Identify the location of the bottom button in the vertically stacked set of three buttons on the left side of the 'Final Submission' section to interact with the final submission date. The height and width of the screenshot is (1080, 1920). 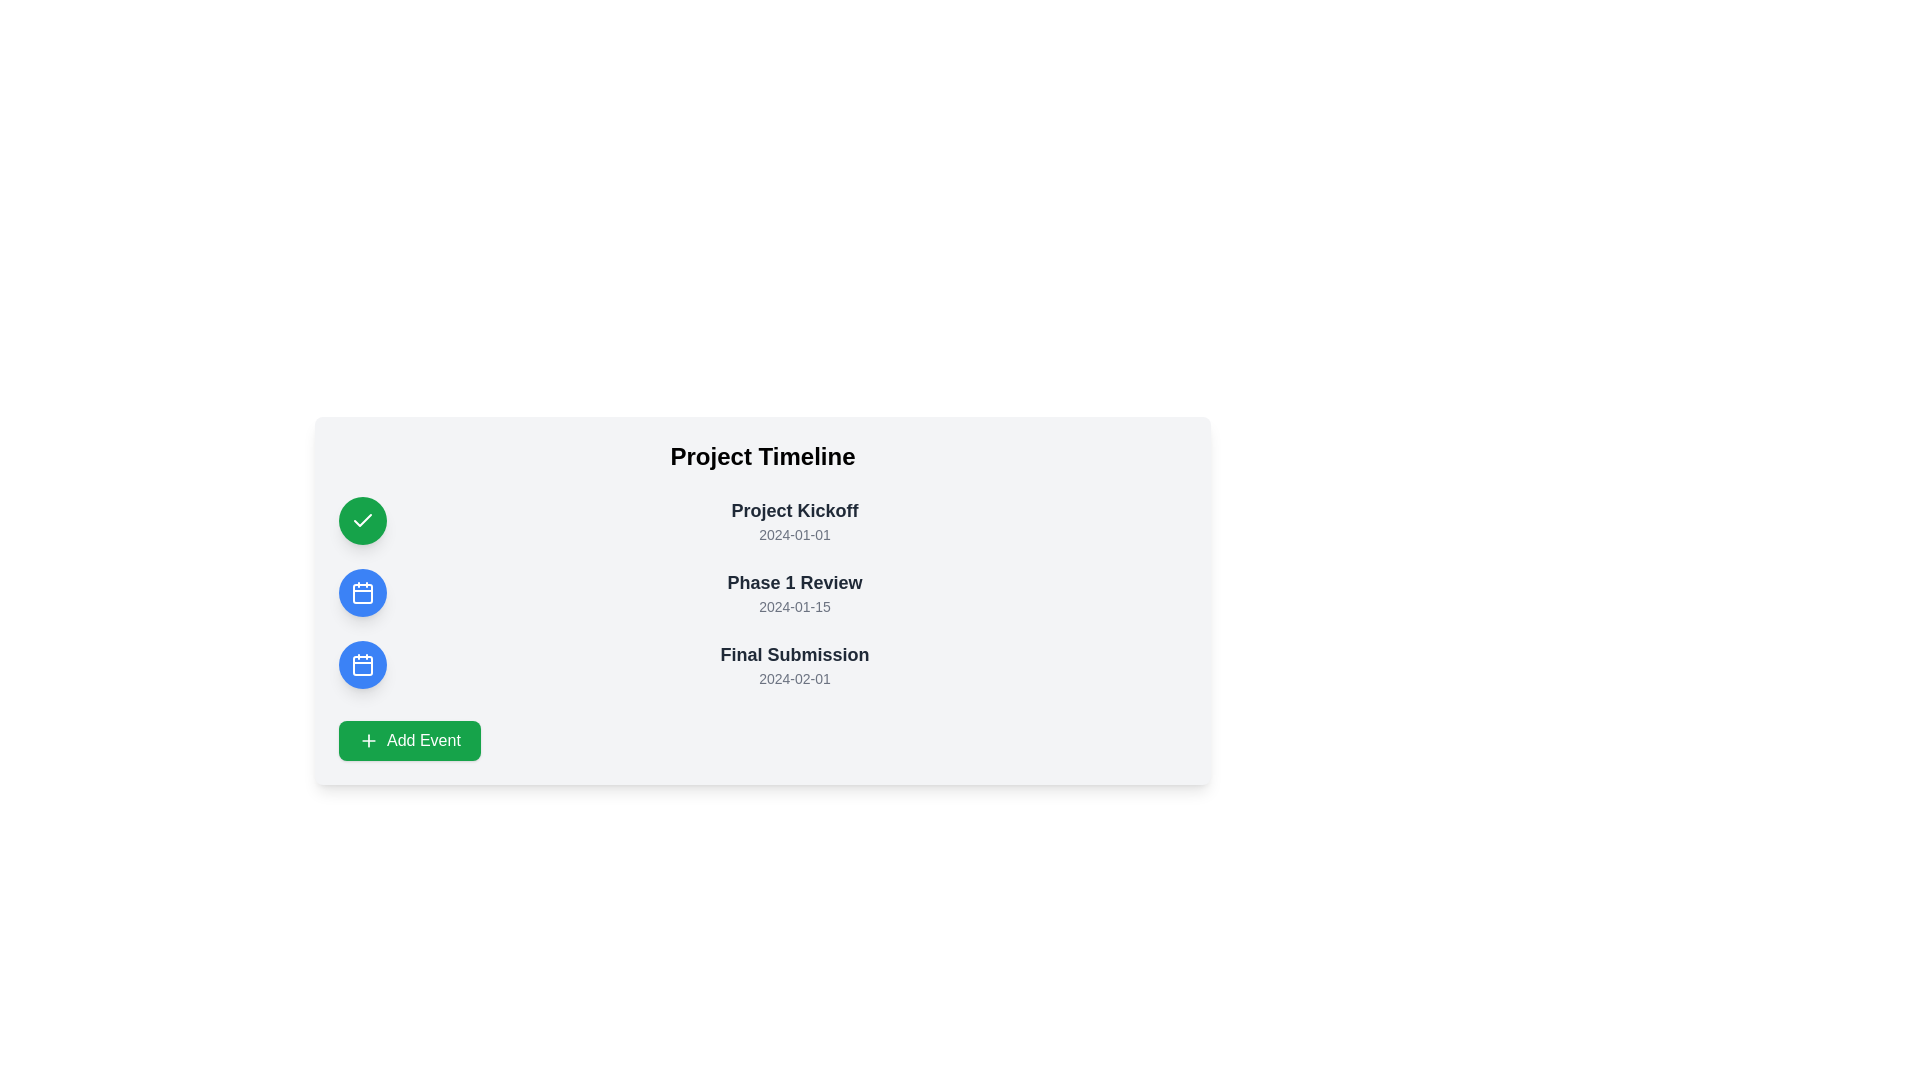
(363, 664).